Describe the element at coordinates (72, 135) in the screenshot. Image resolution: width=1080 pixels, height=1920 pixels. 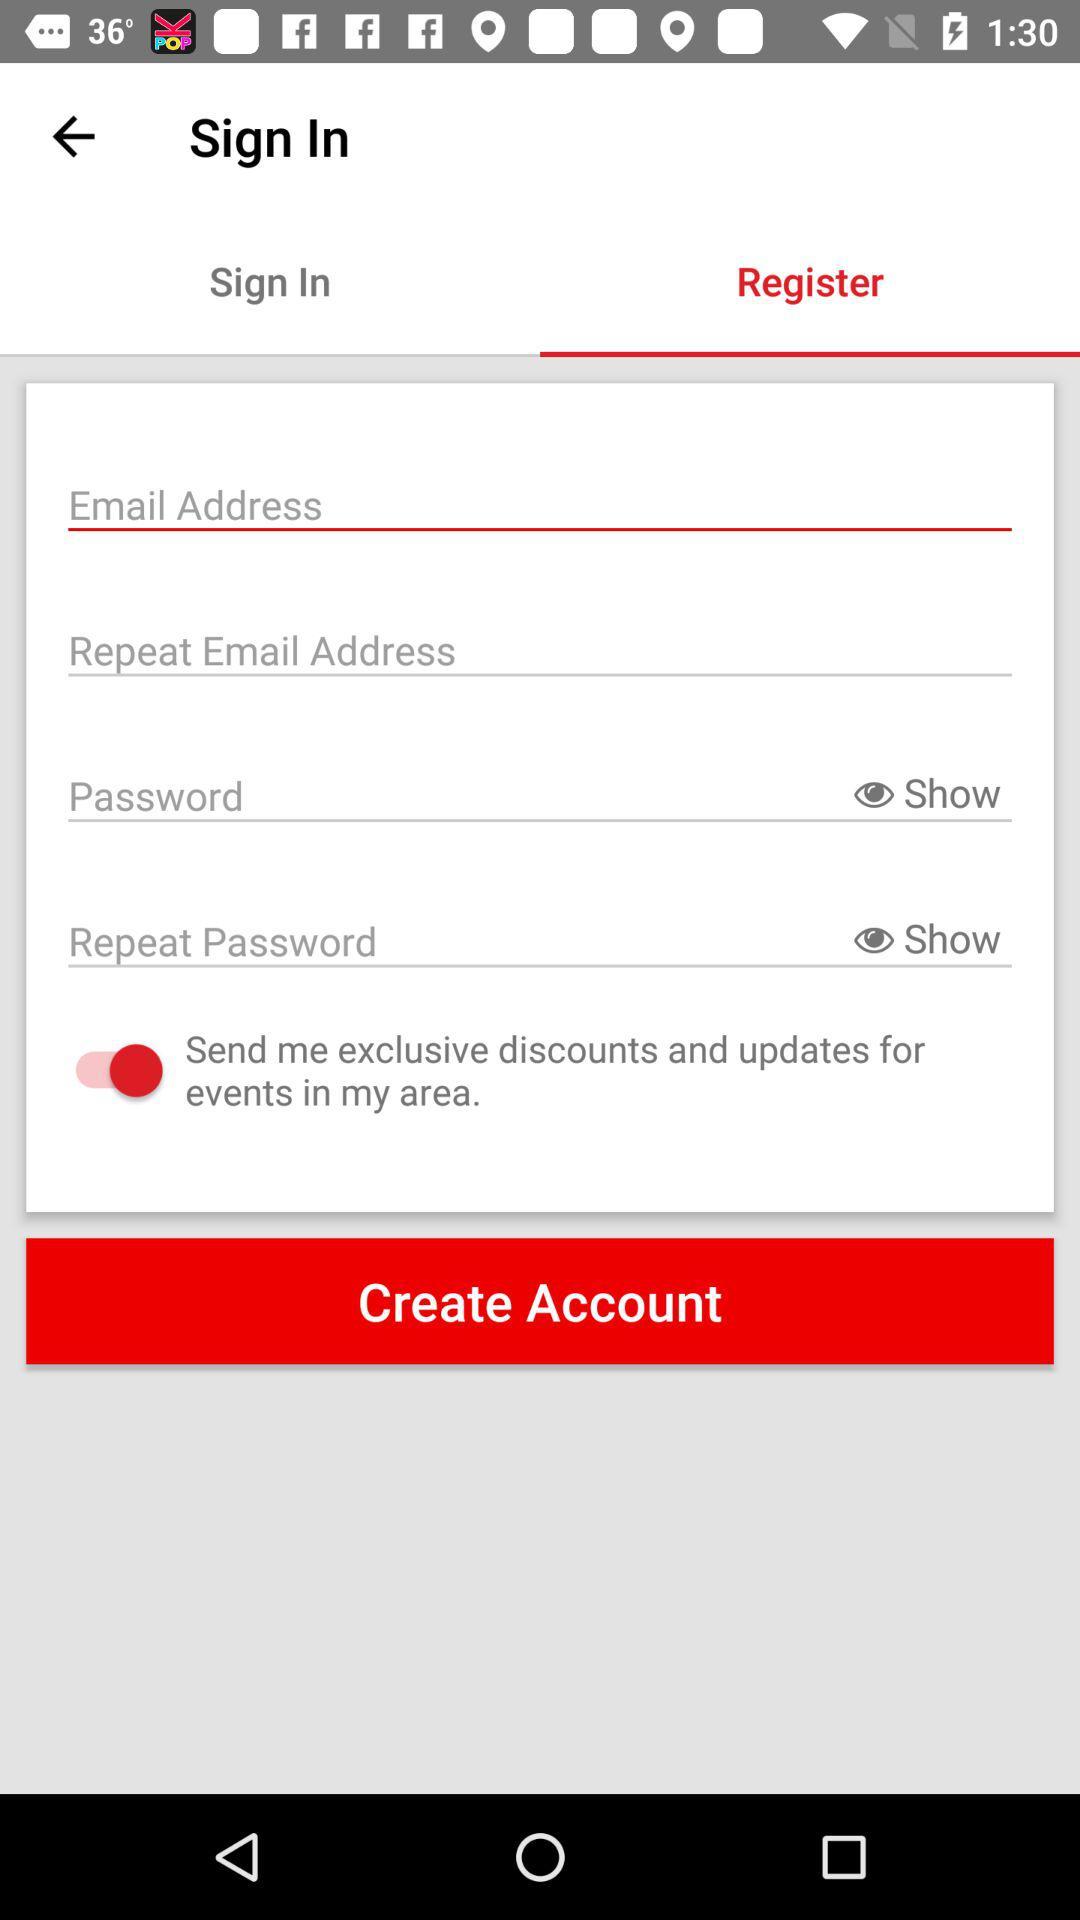
I see `go back` at that location.